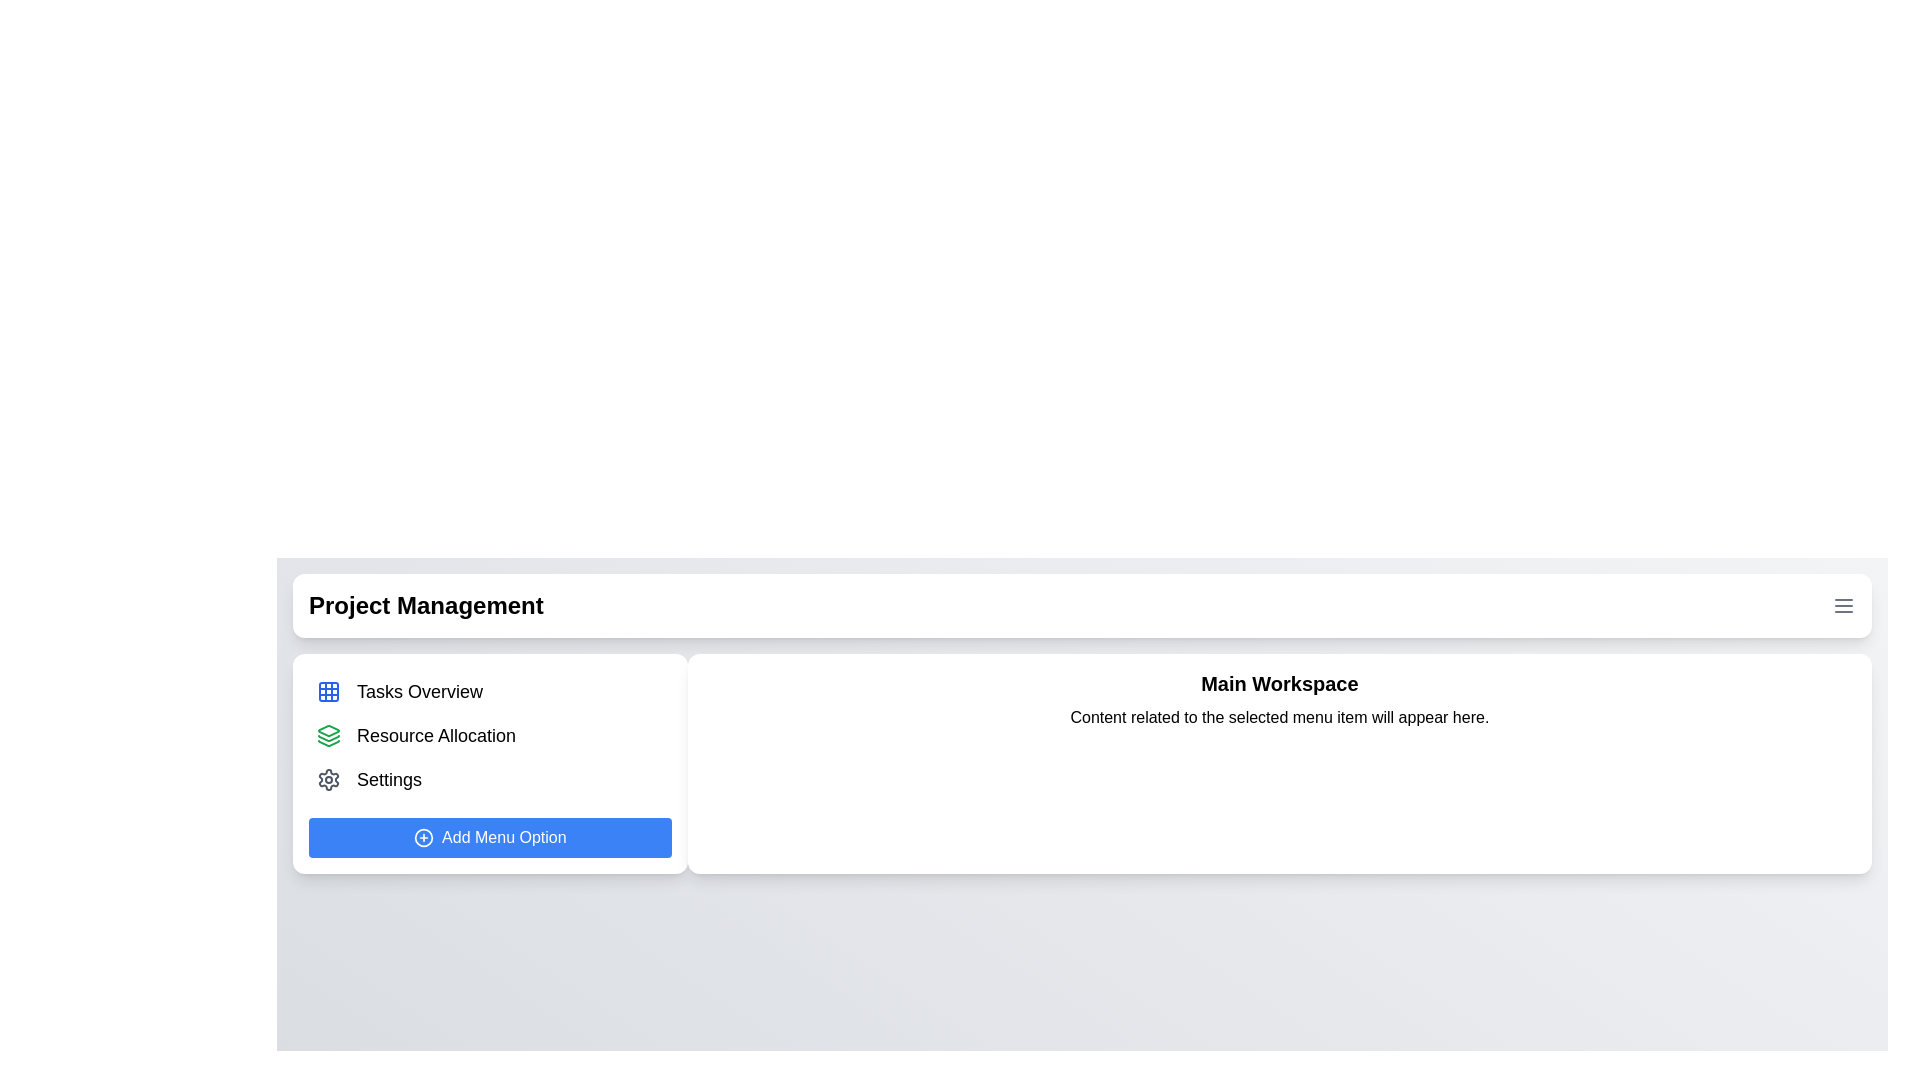 The image size is (1920, 1080). I want to click on the menu item Tasks Overview from the list, so click(490, 690).